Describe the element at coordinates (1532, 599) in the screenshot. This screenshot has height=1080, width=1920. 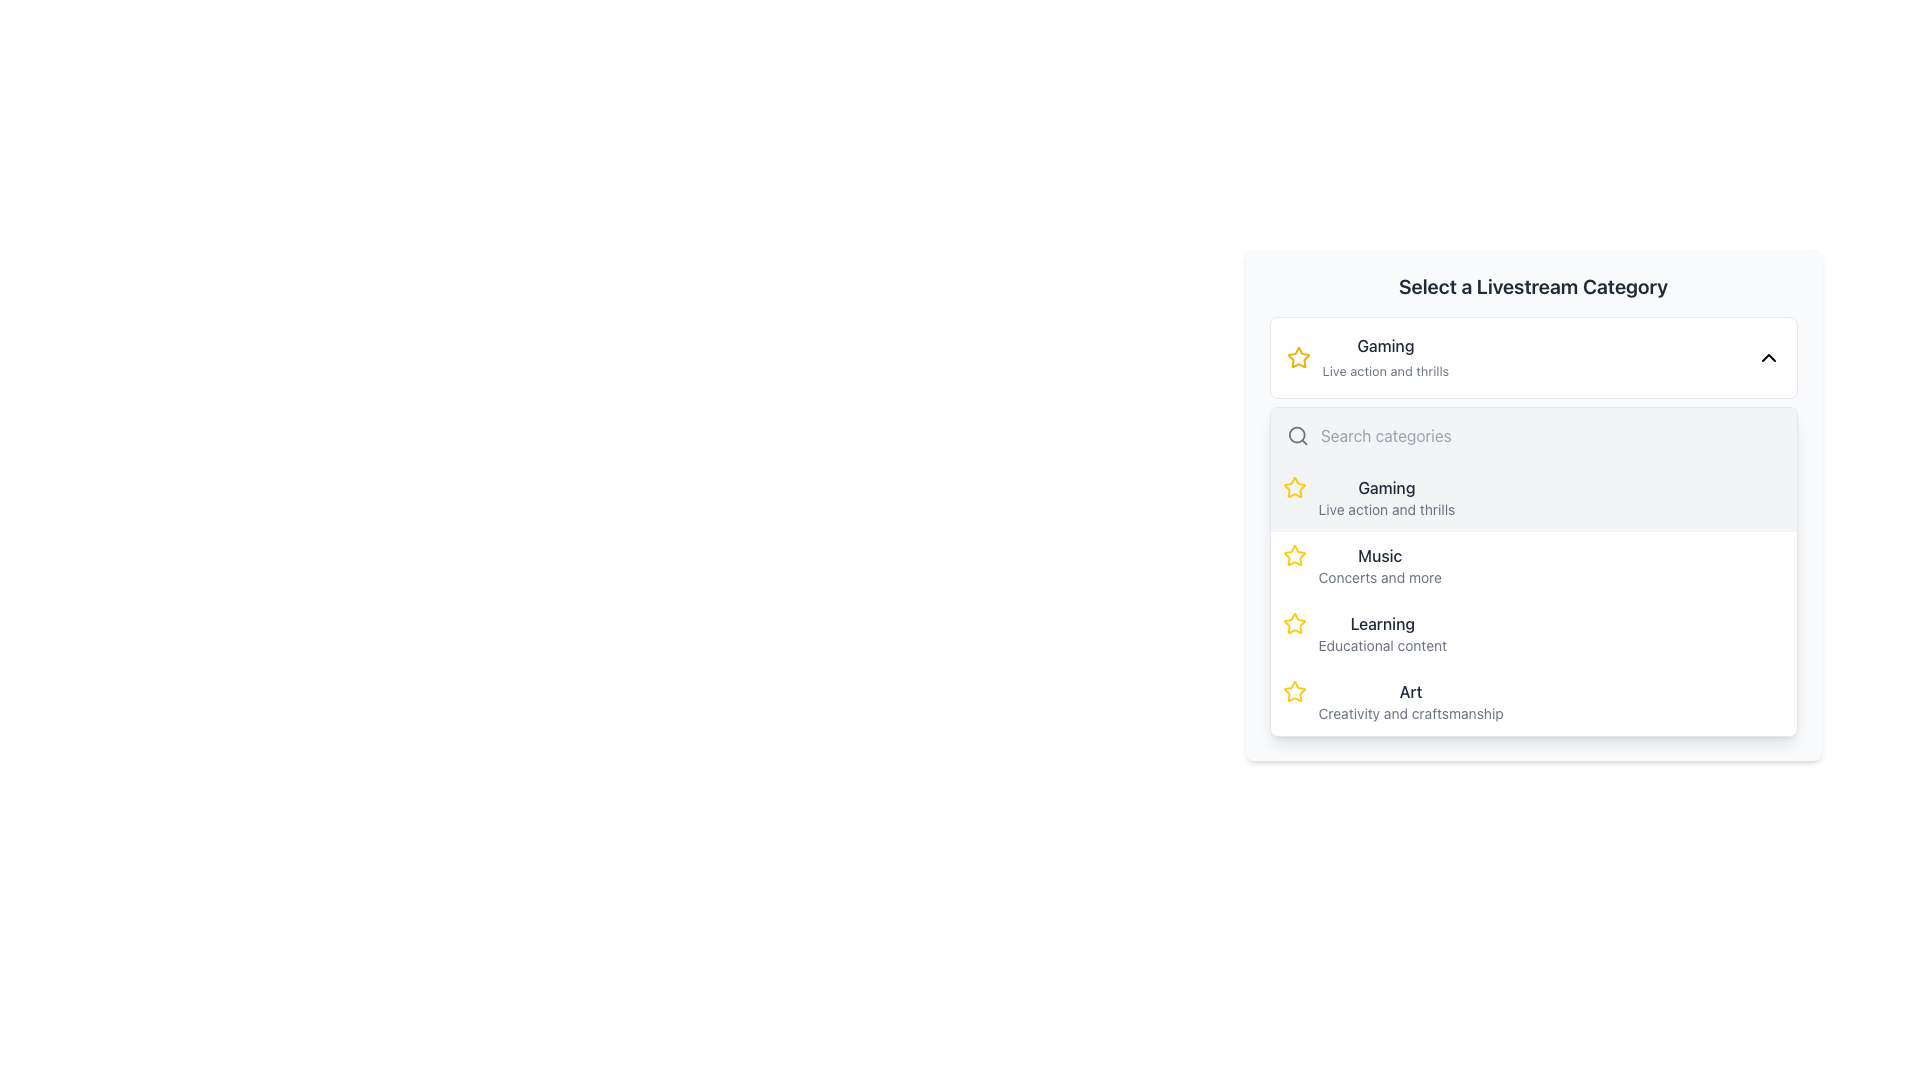
I see `the third list item in the dropdown menu, which represents the 'Learning' category, to trigger the hover effect` at that location.